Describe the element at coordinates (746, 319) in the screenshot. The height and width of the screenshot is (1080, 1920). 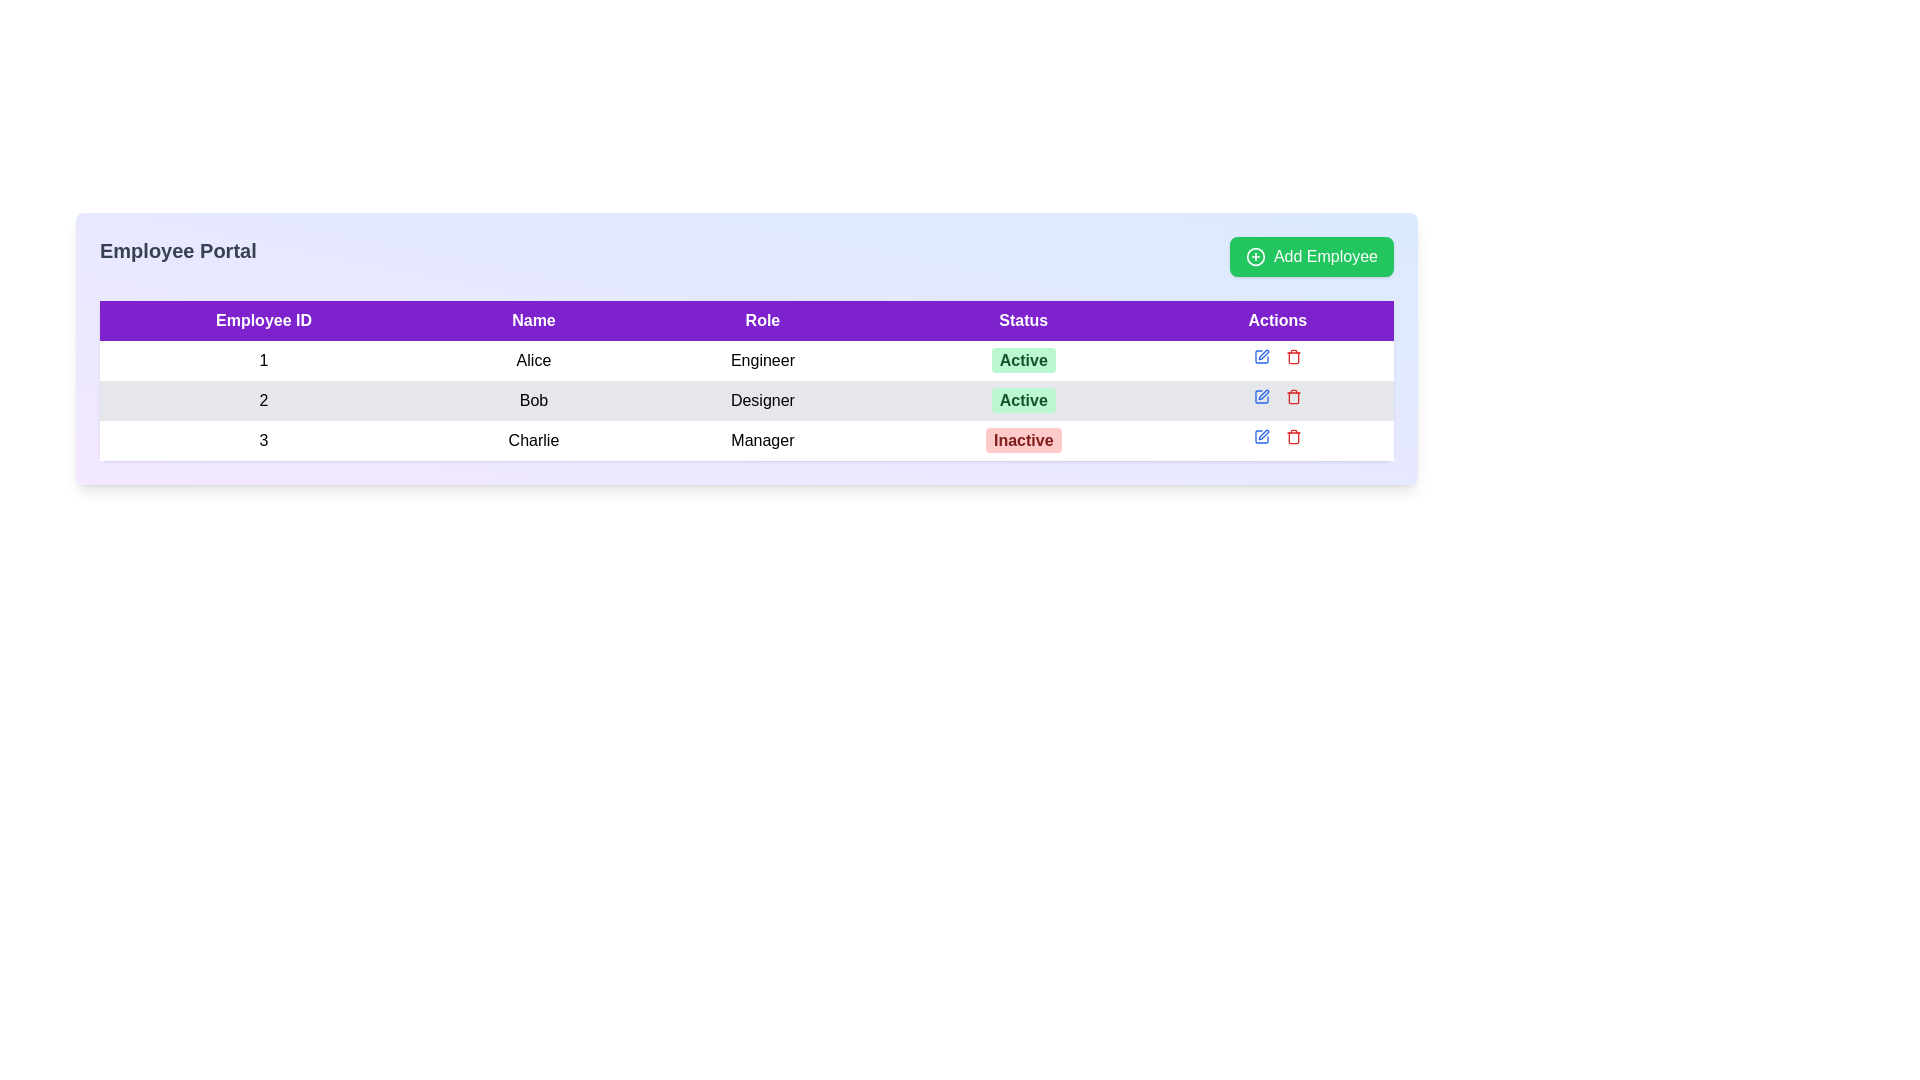
I see `the table header row located at the top of the table which defines the titles of the columns beneath it` at that location.